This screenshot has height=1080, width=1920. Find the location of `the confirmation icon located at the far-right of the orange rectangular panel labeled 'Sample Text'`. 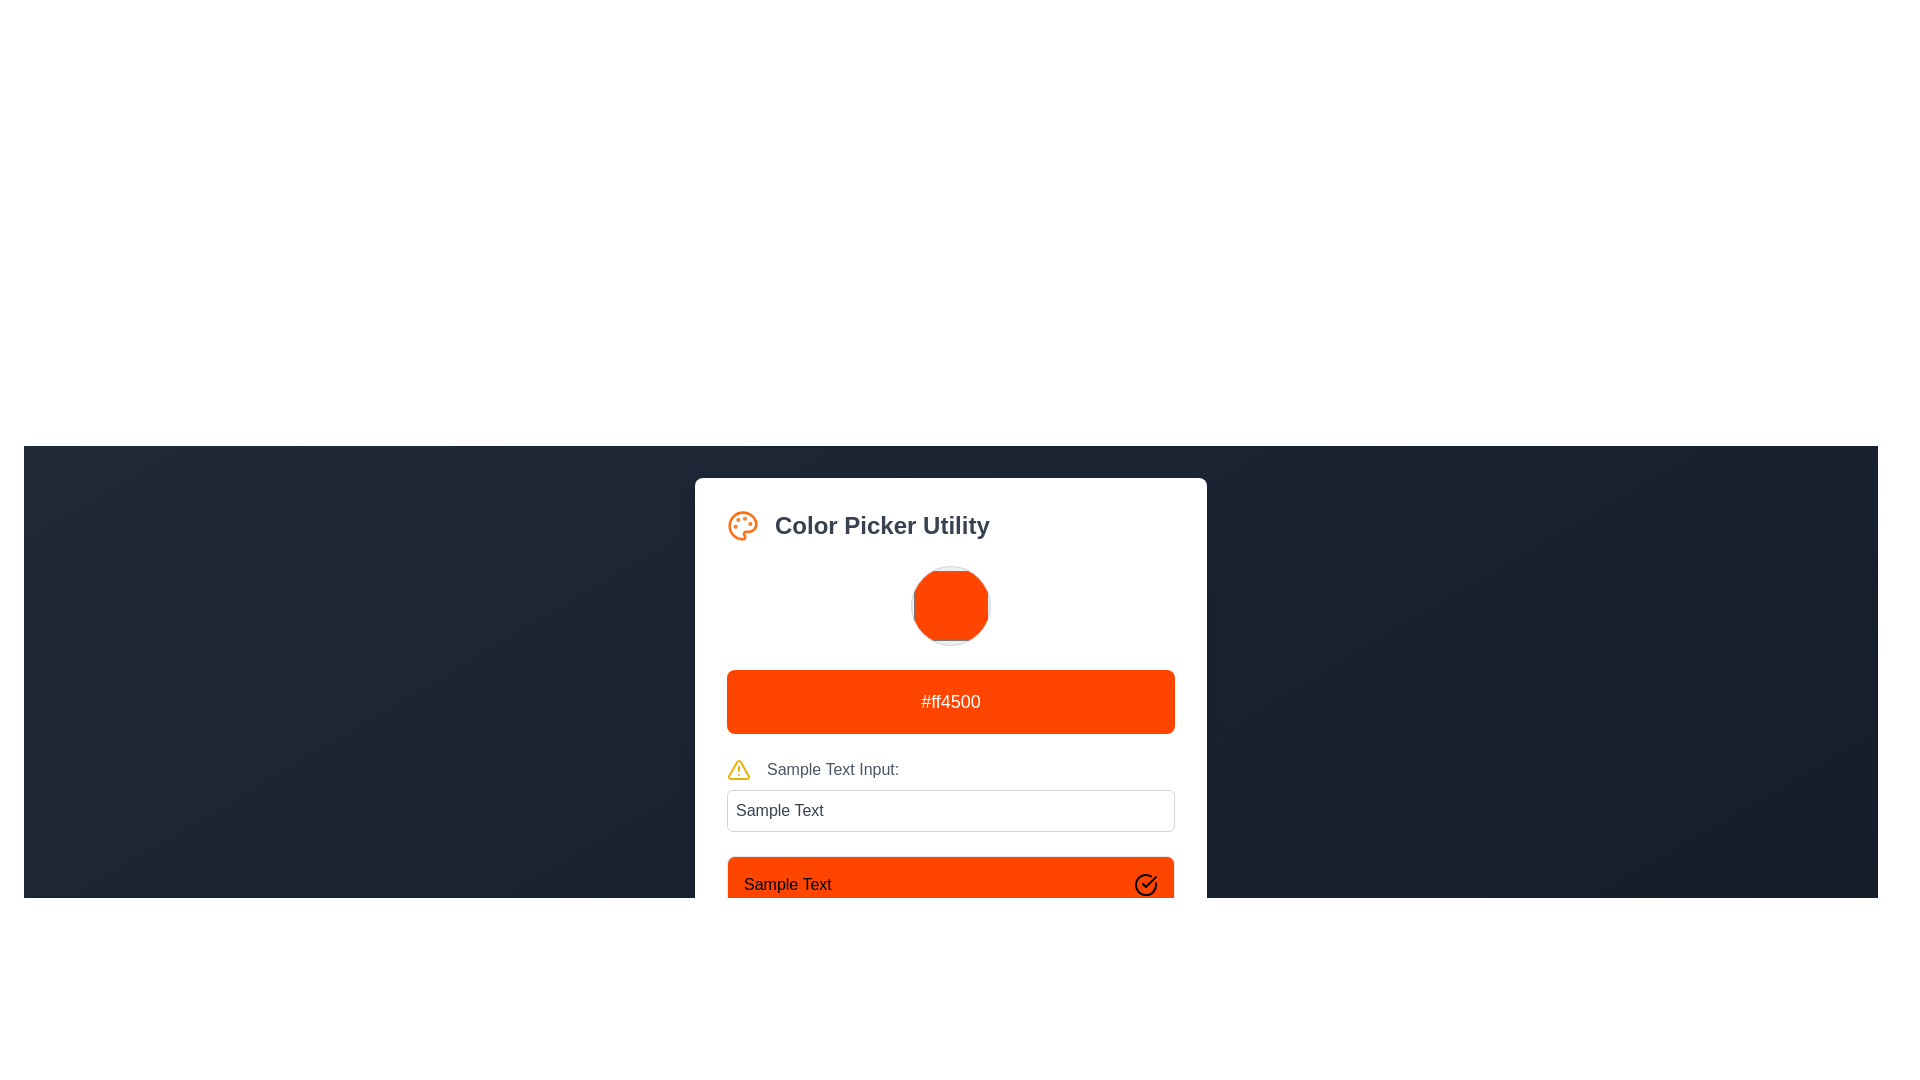

the confirmation icon located at the far-right of the orange rectangular panel labeled 'Sample Text' is located at coordinates (1146, 883).